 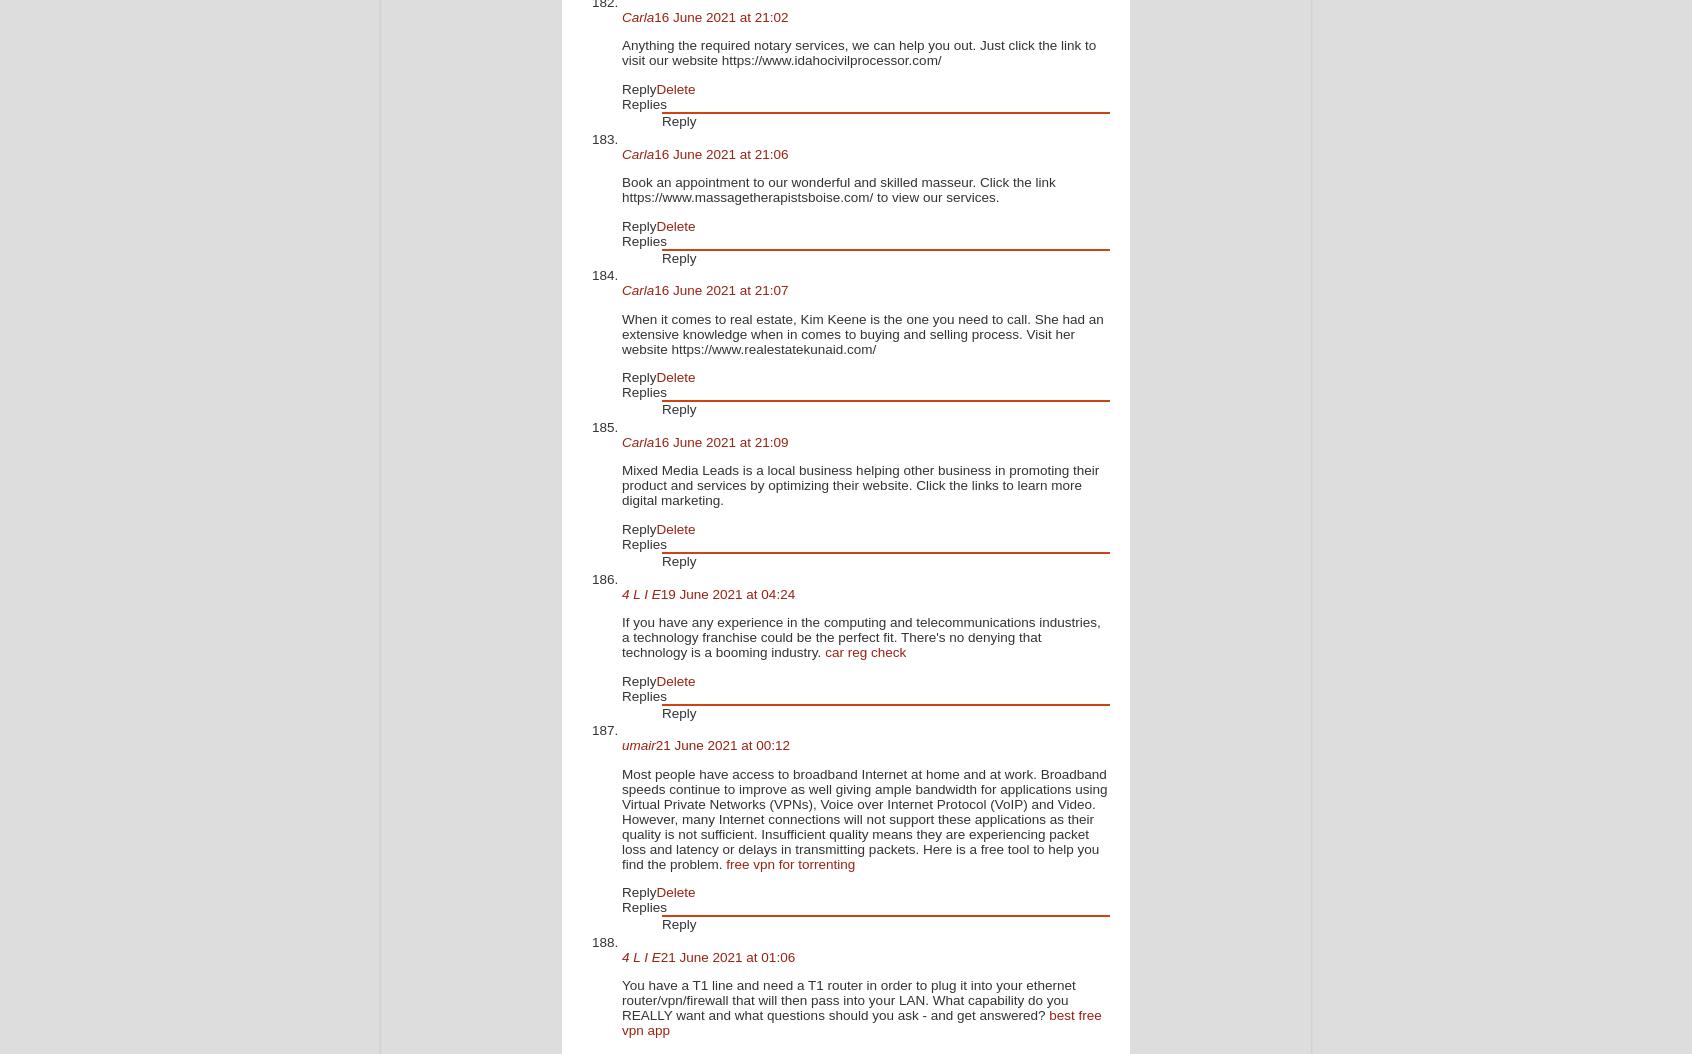 What do you see at coordinates (726, 956) in the screenshot?
I see `'21 June 2021 at 01:06'` at bounding box center [726, 956].